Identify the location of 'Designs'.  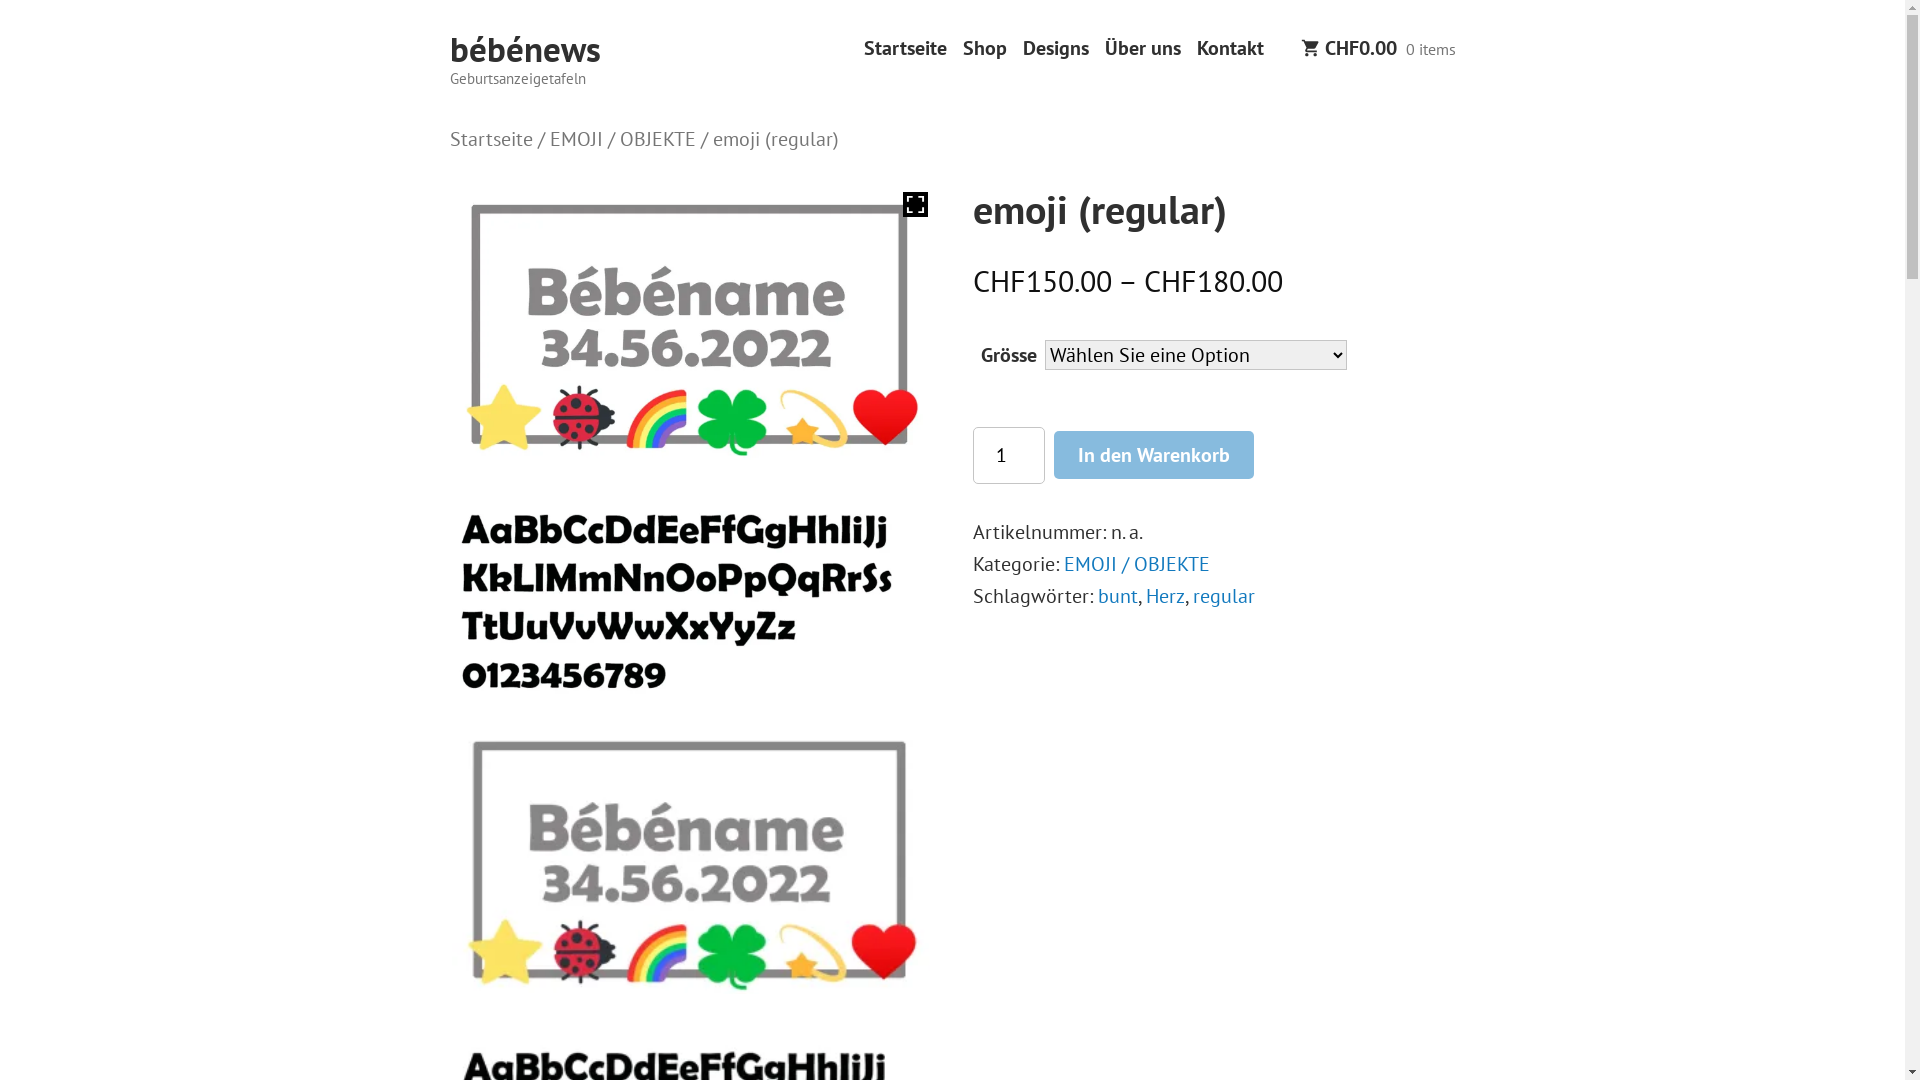
(1054, 47).